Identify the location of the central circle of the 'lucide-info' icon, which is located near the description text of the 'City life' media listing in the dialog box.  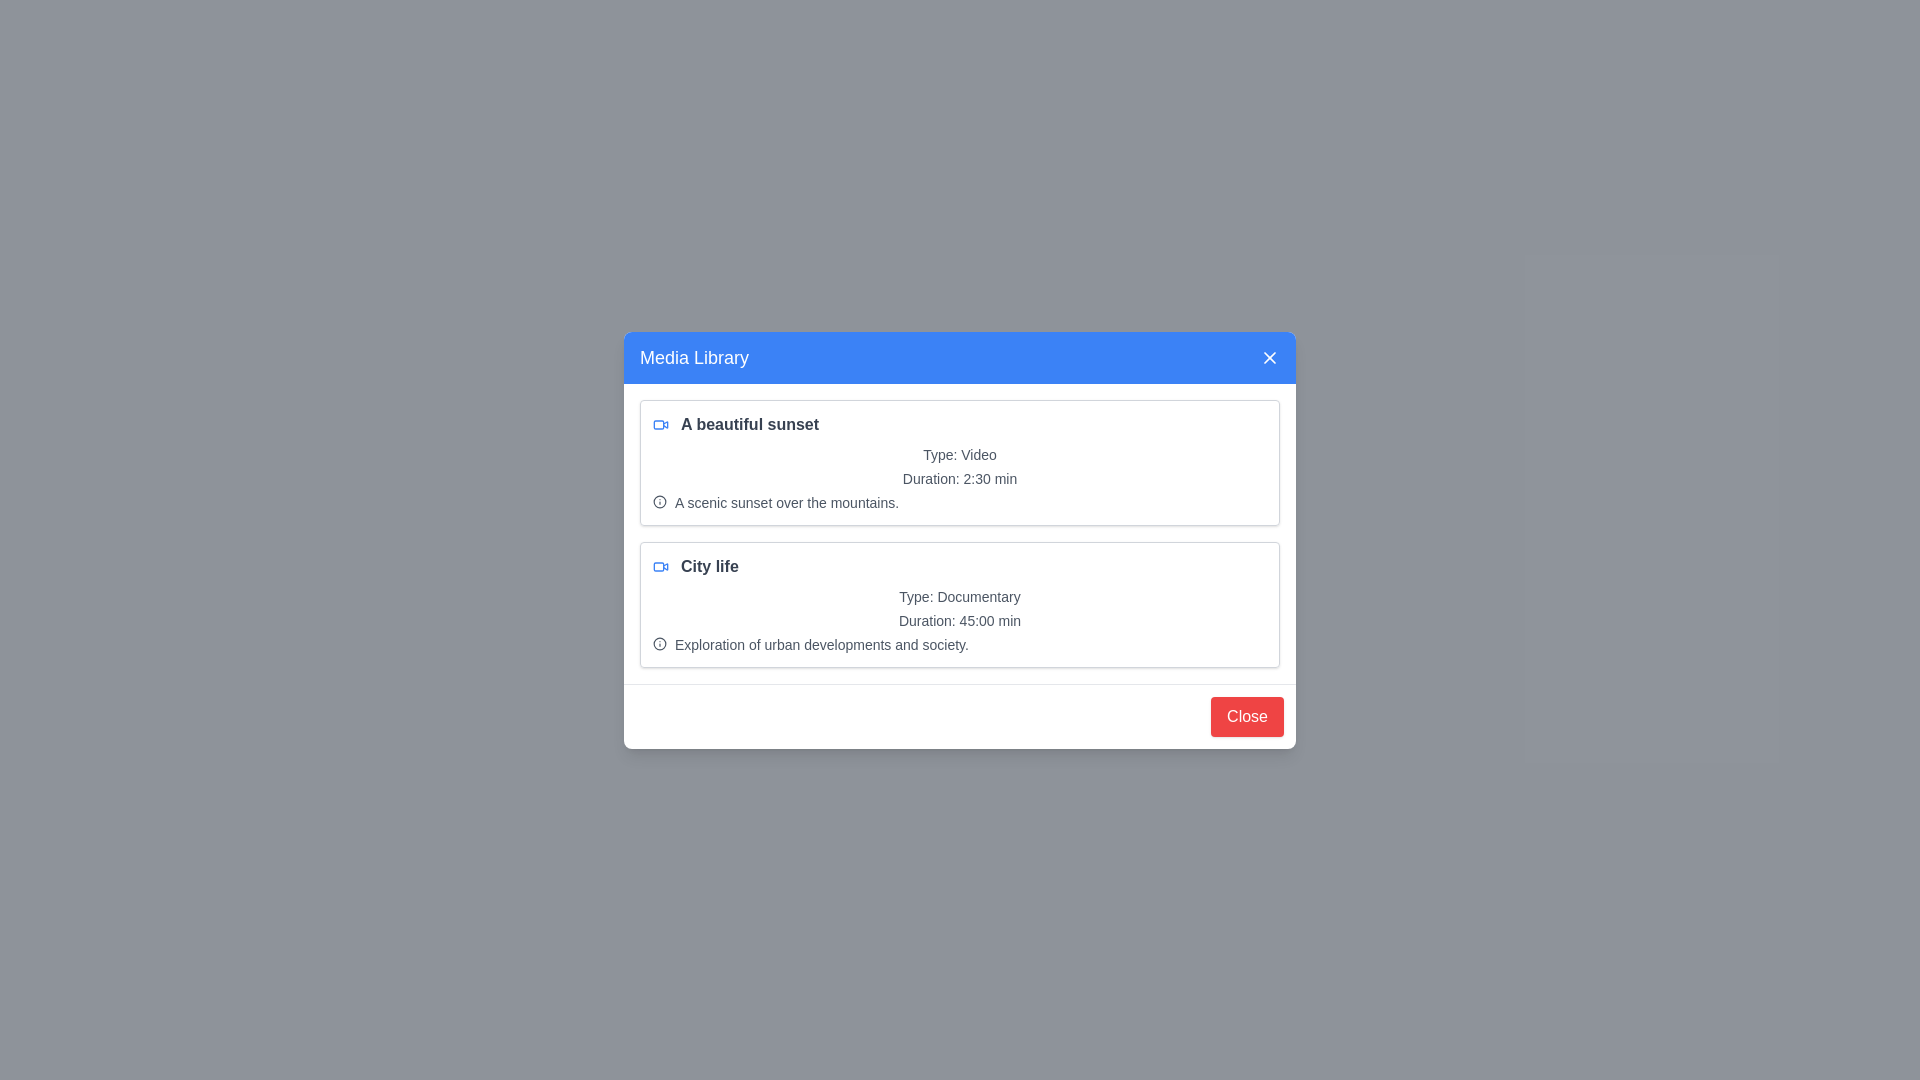
(660, 643).